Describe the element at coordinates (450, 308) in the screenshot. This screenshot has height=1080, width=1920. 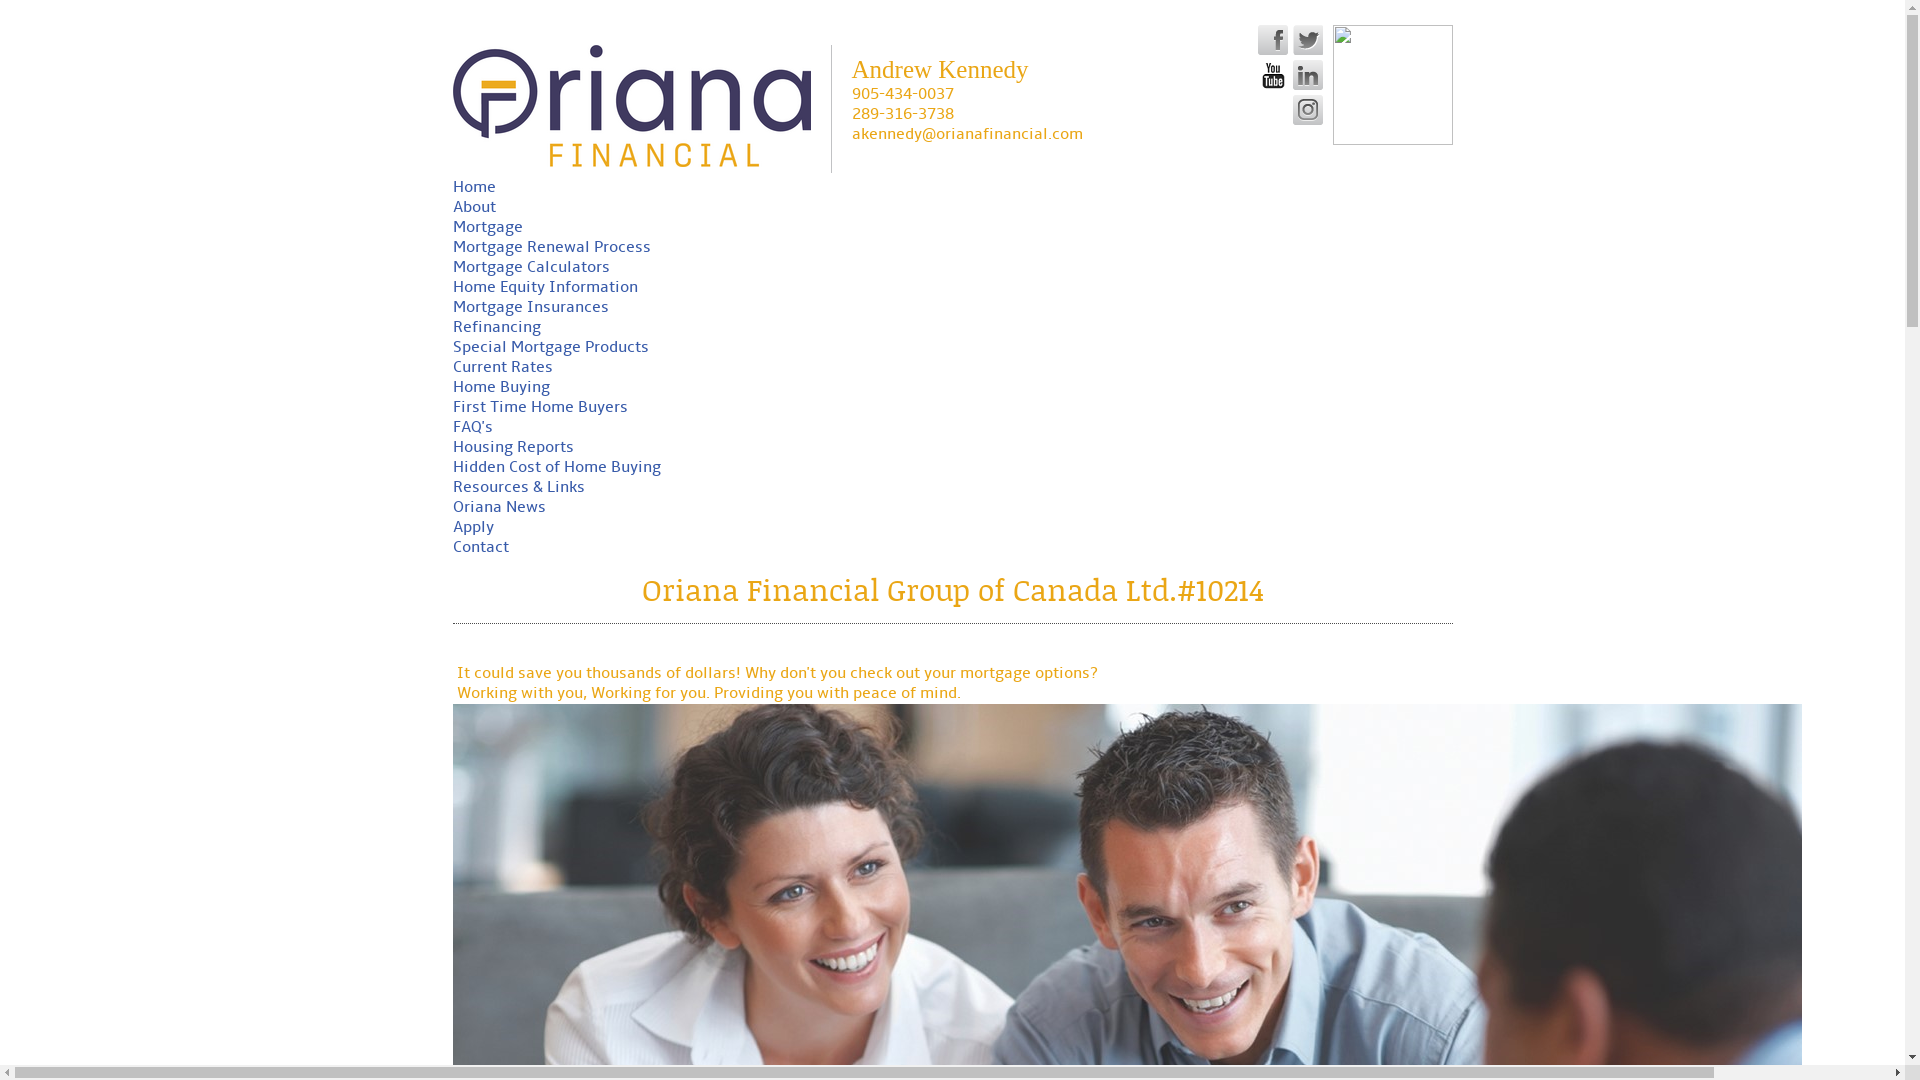
I see `'Mortgage Insurances'` at that location.